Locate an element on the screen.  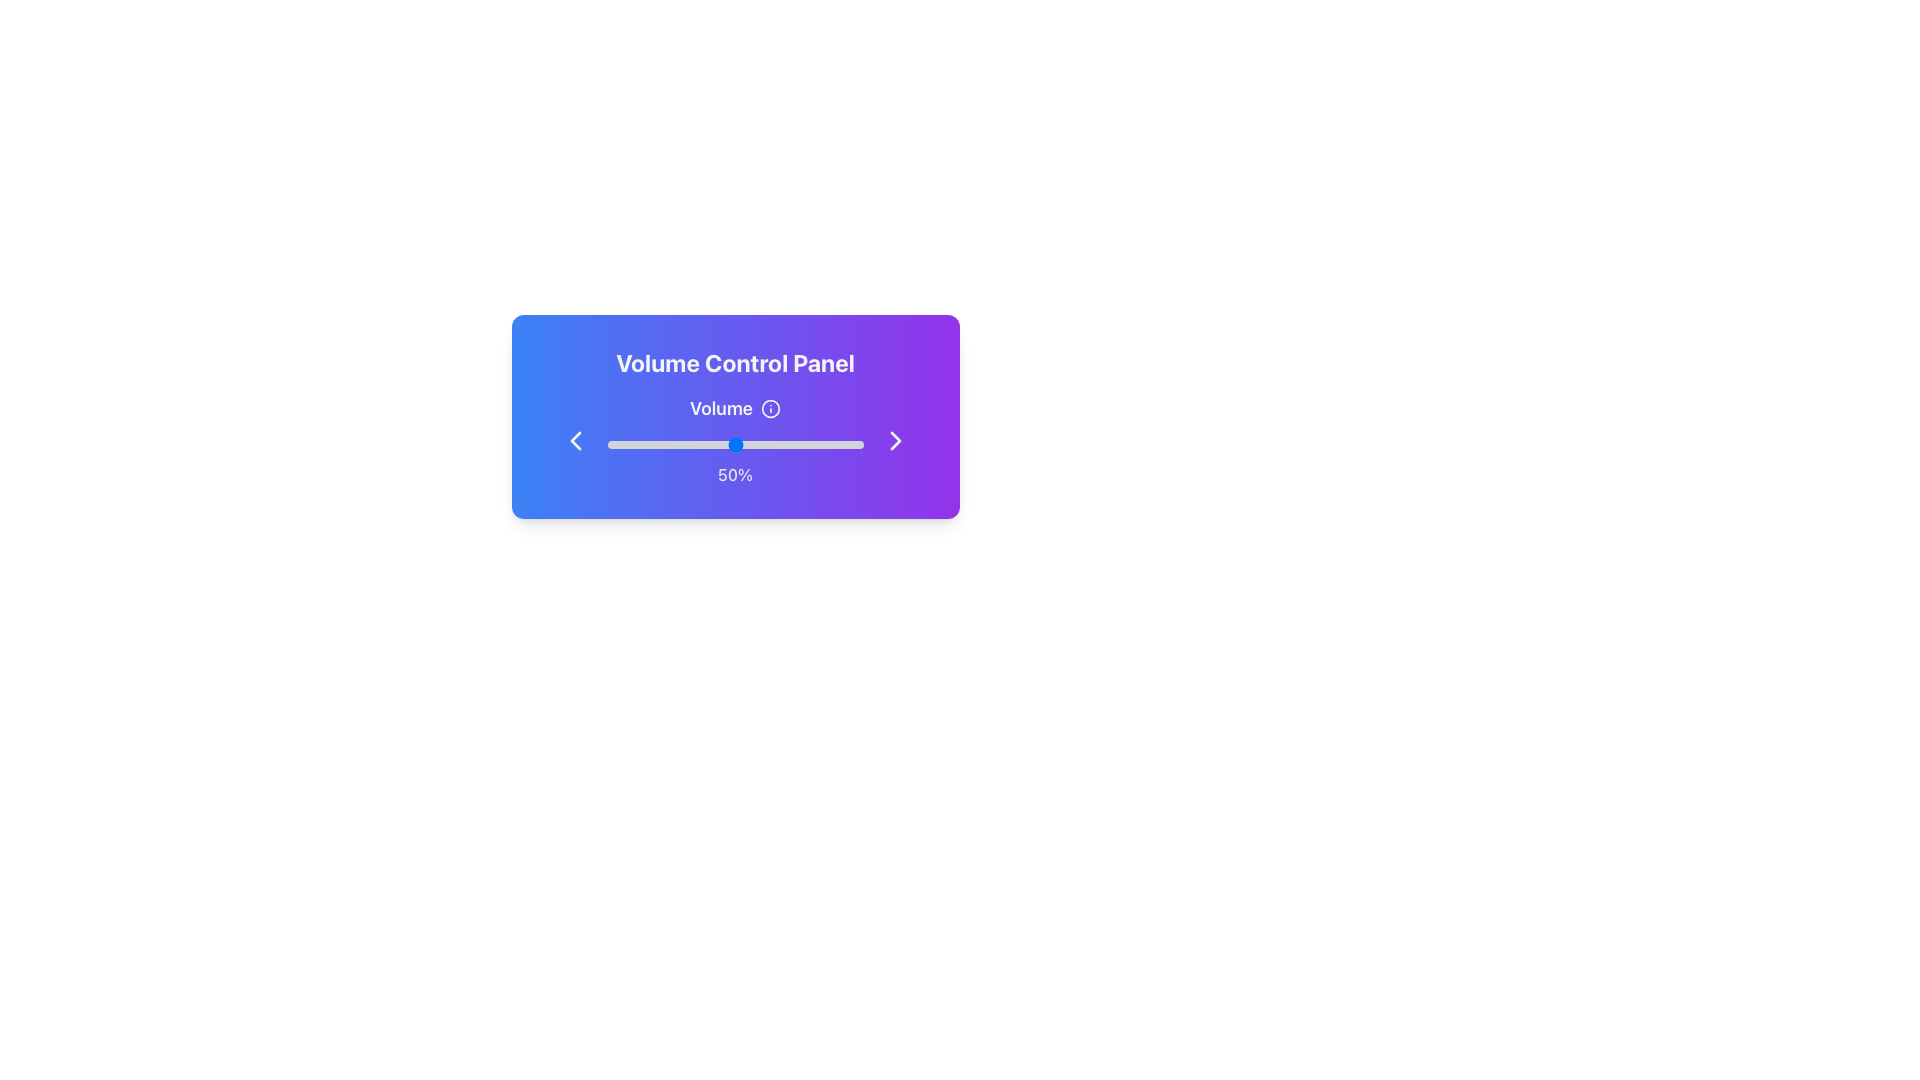
the right-pointing chevron icon located in the Volume Control Panel, which is styled with simple geometric lines and contrasts against a purple background is located at coordinates (894, 439).